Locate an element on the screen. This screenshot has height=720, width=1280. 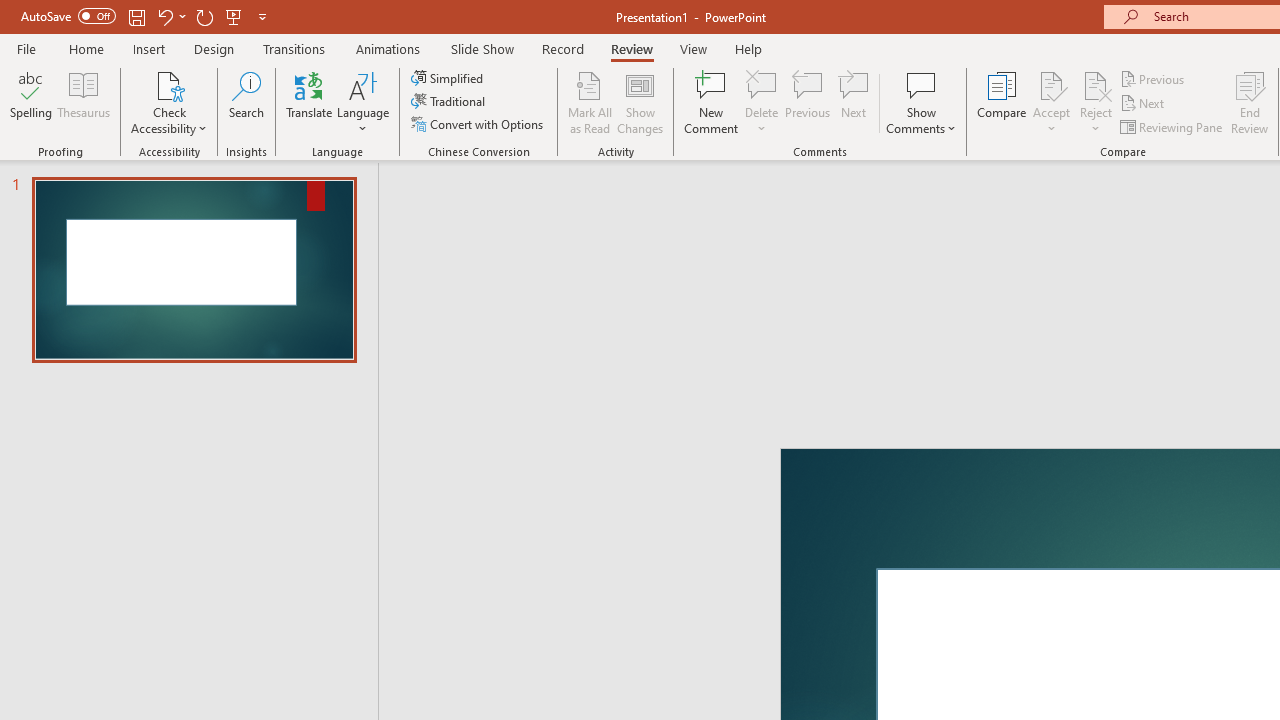
'Compare' is located at coordinates (1002, 103).